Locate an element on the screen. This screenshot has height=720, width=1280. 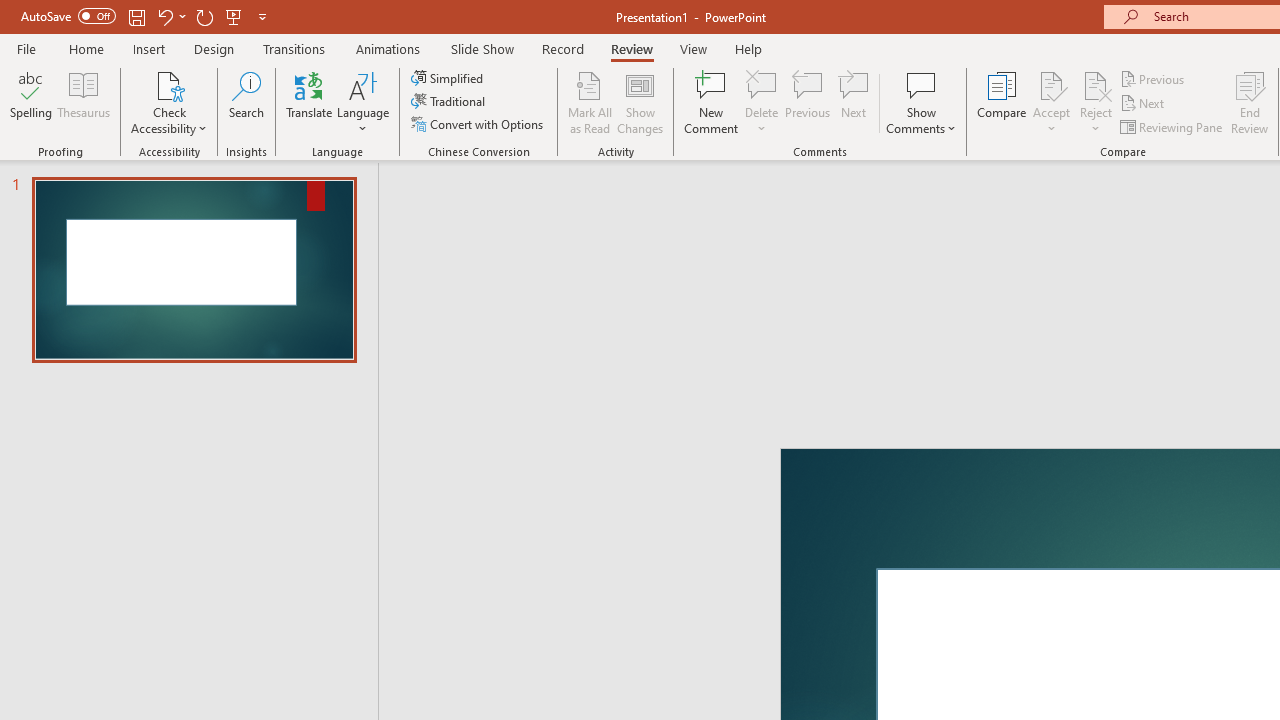
'Compare' is located at coordinates (1002, 103).